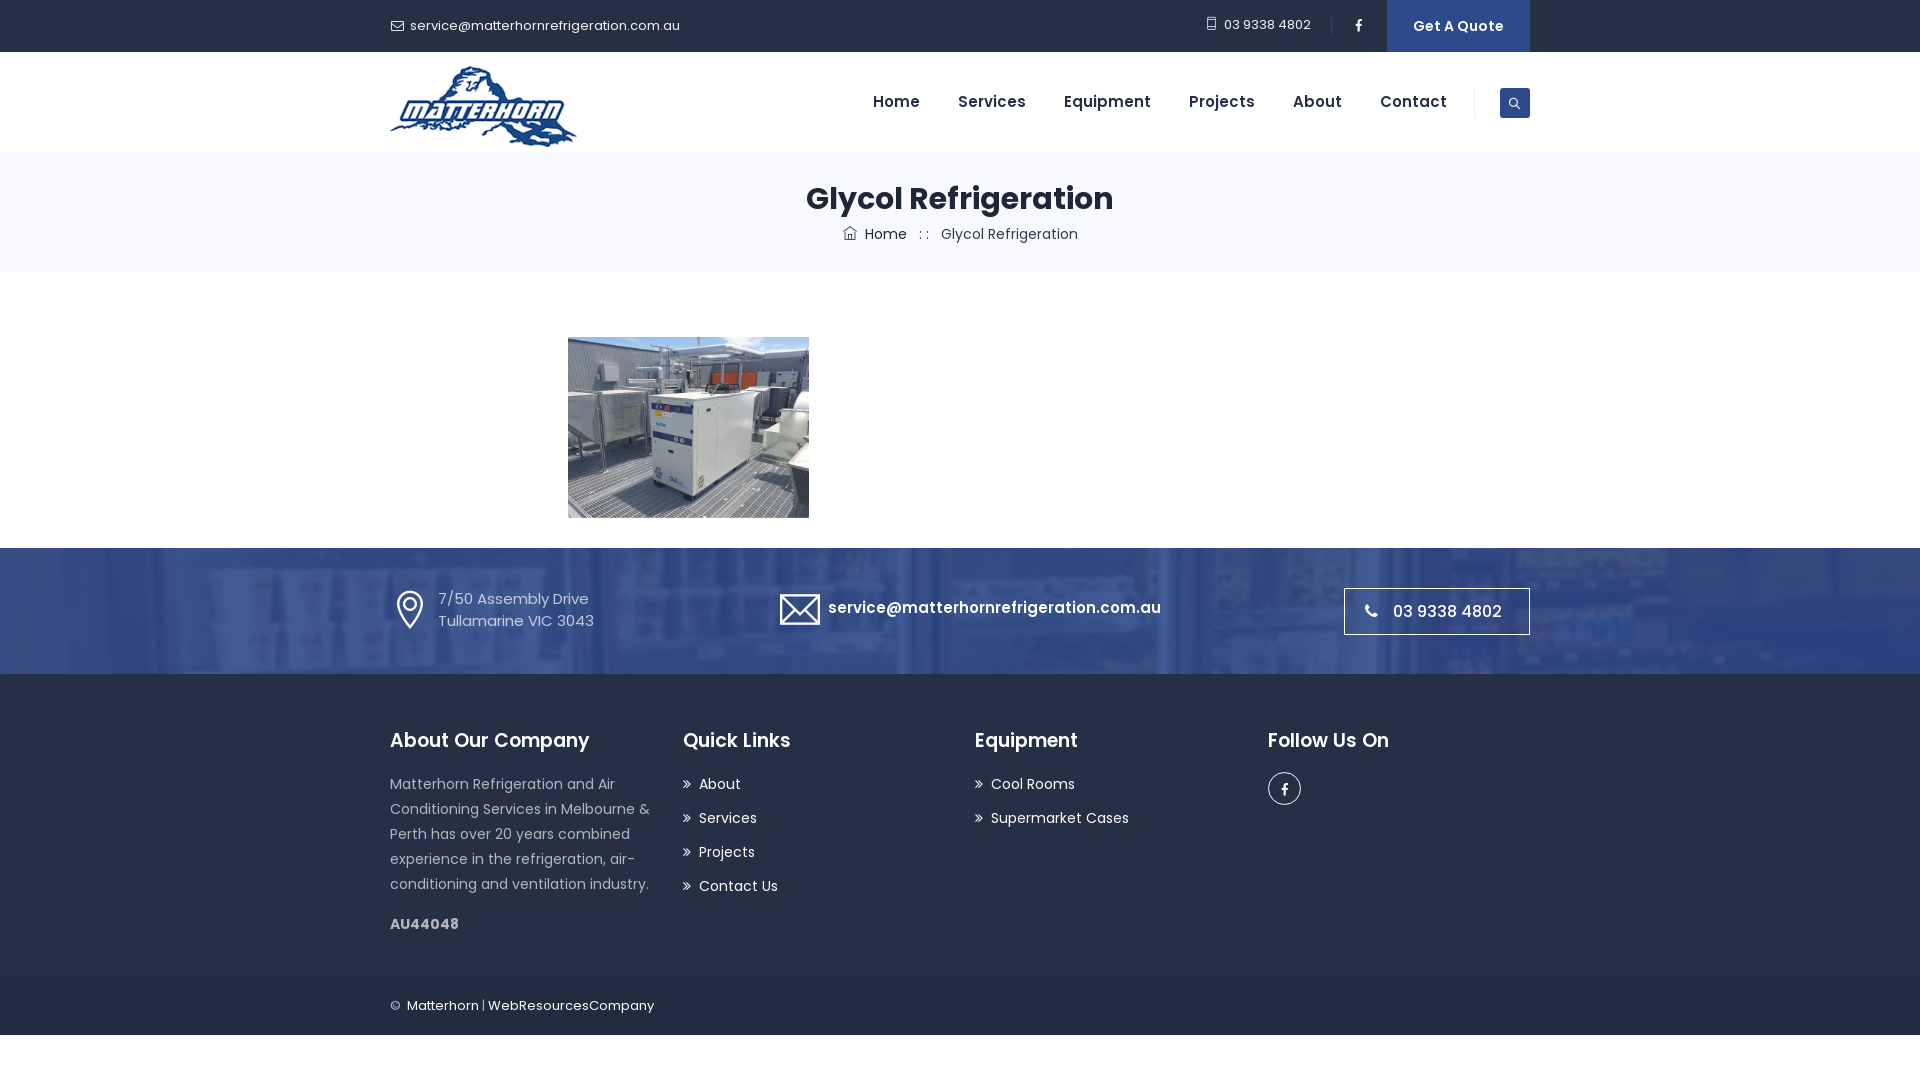 The width and height of the screenshot is (1920, 1080). What do you see at coordinates (681, 852) in the screenshot?
I see `'Projects'` at bounding box center [681, 852].